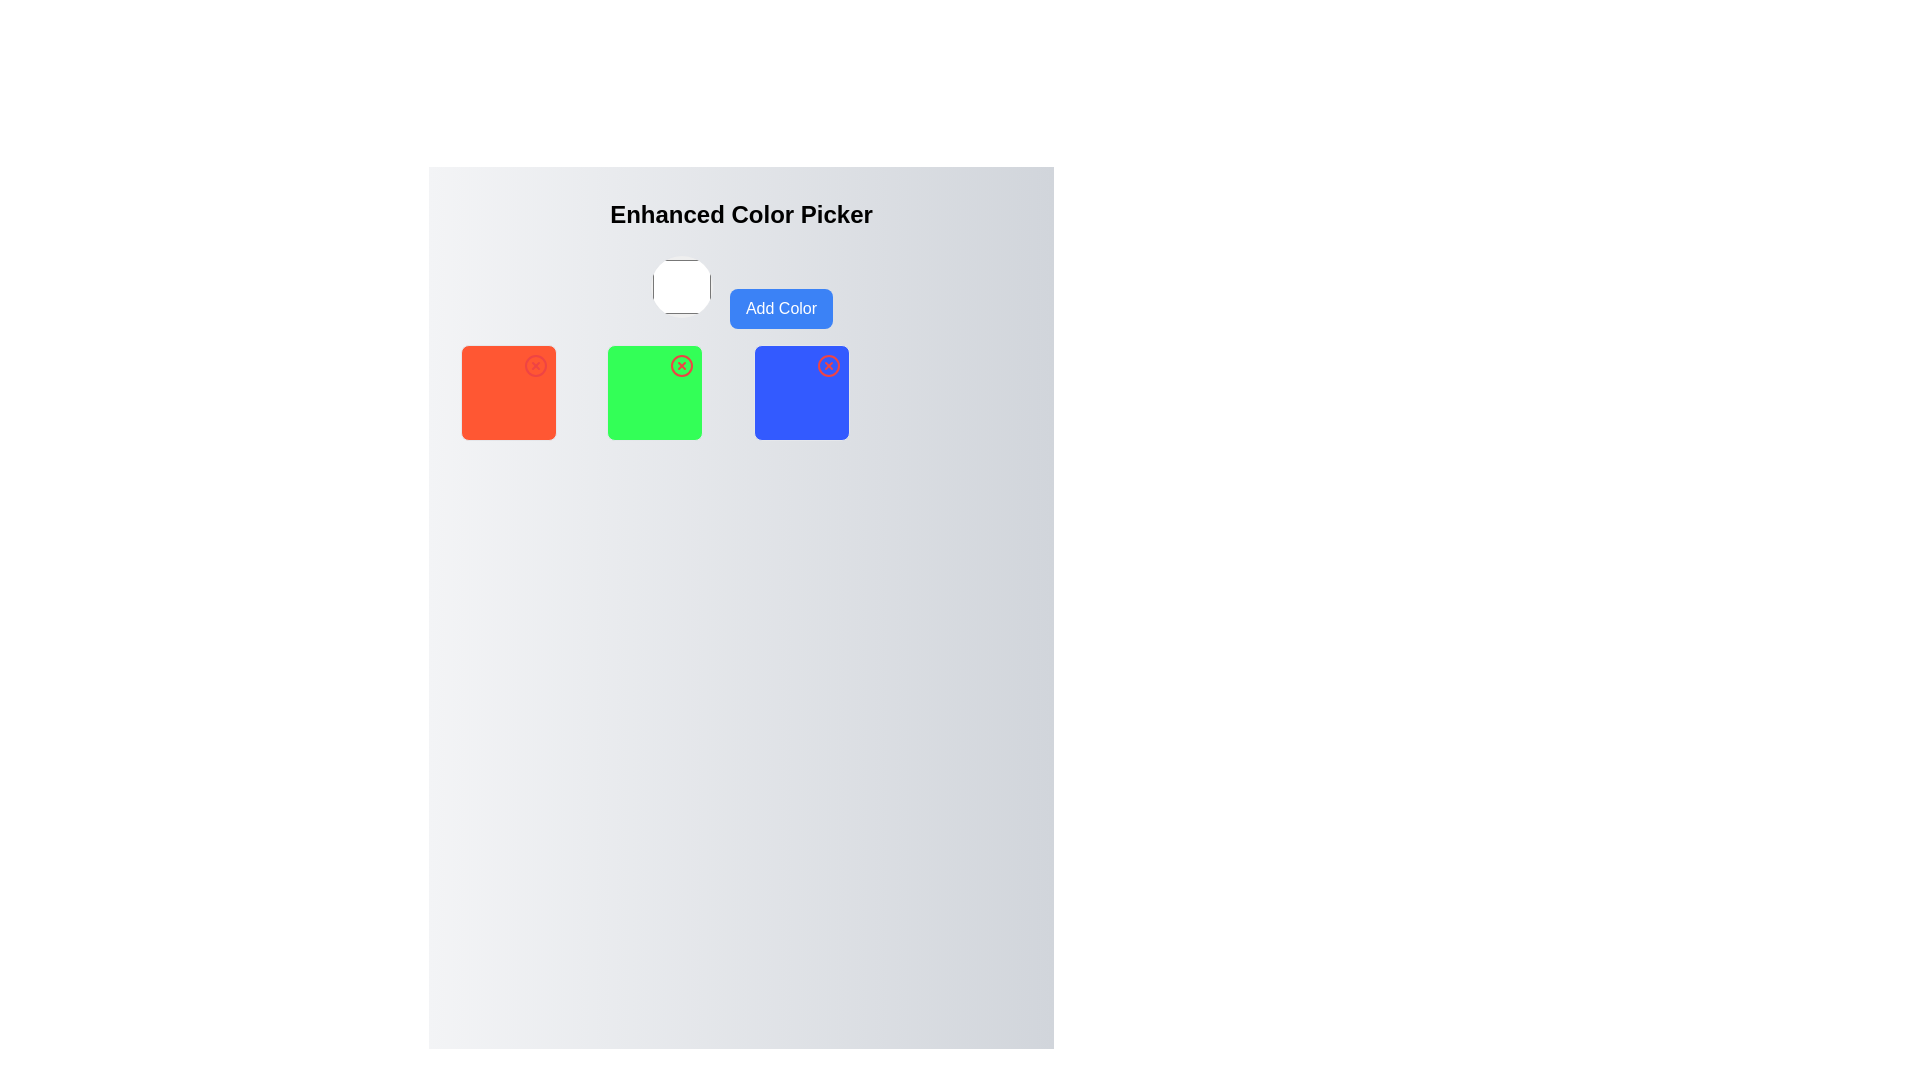 Image resolution: width=1920 pixels, height=1080 pixels. What do you see at coordinates (508, 393) in the screenshot?
I see `the red square block with rounded corners, which contains a close icon` at bounding box center [508, 393].